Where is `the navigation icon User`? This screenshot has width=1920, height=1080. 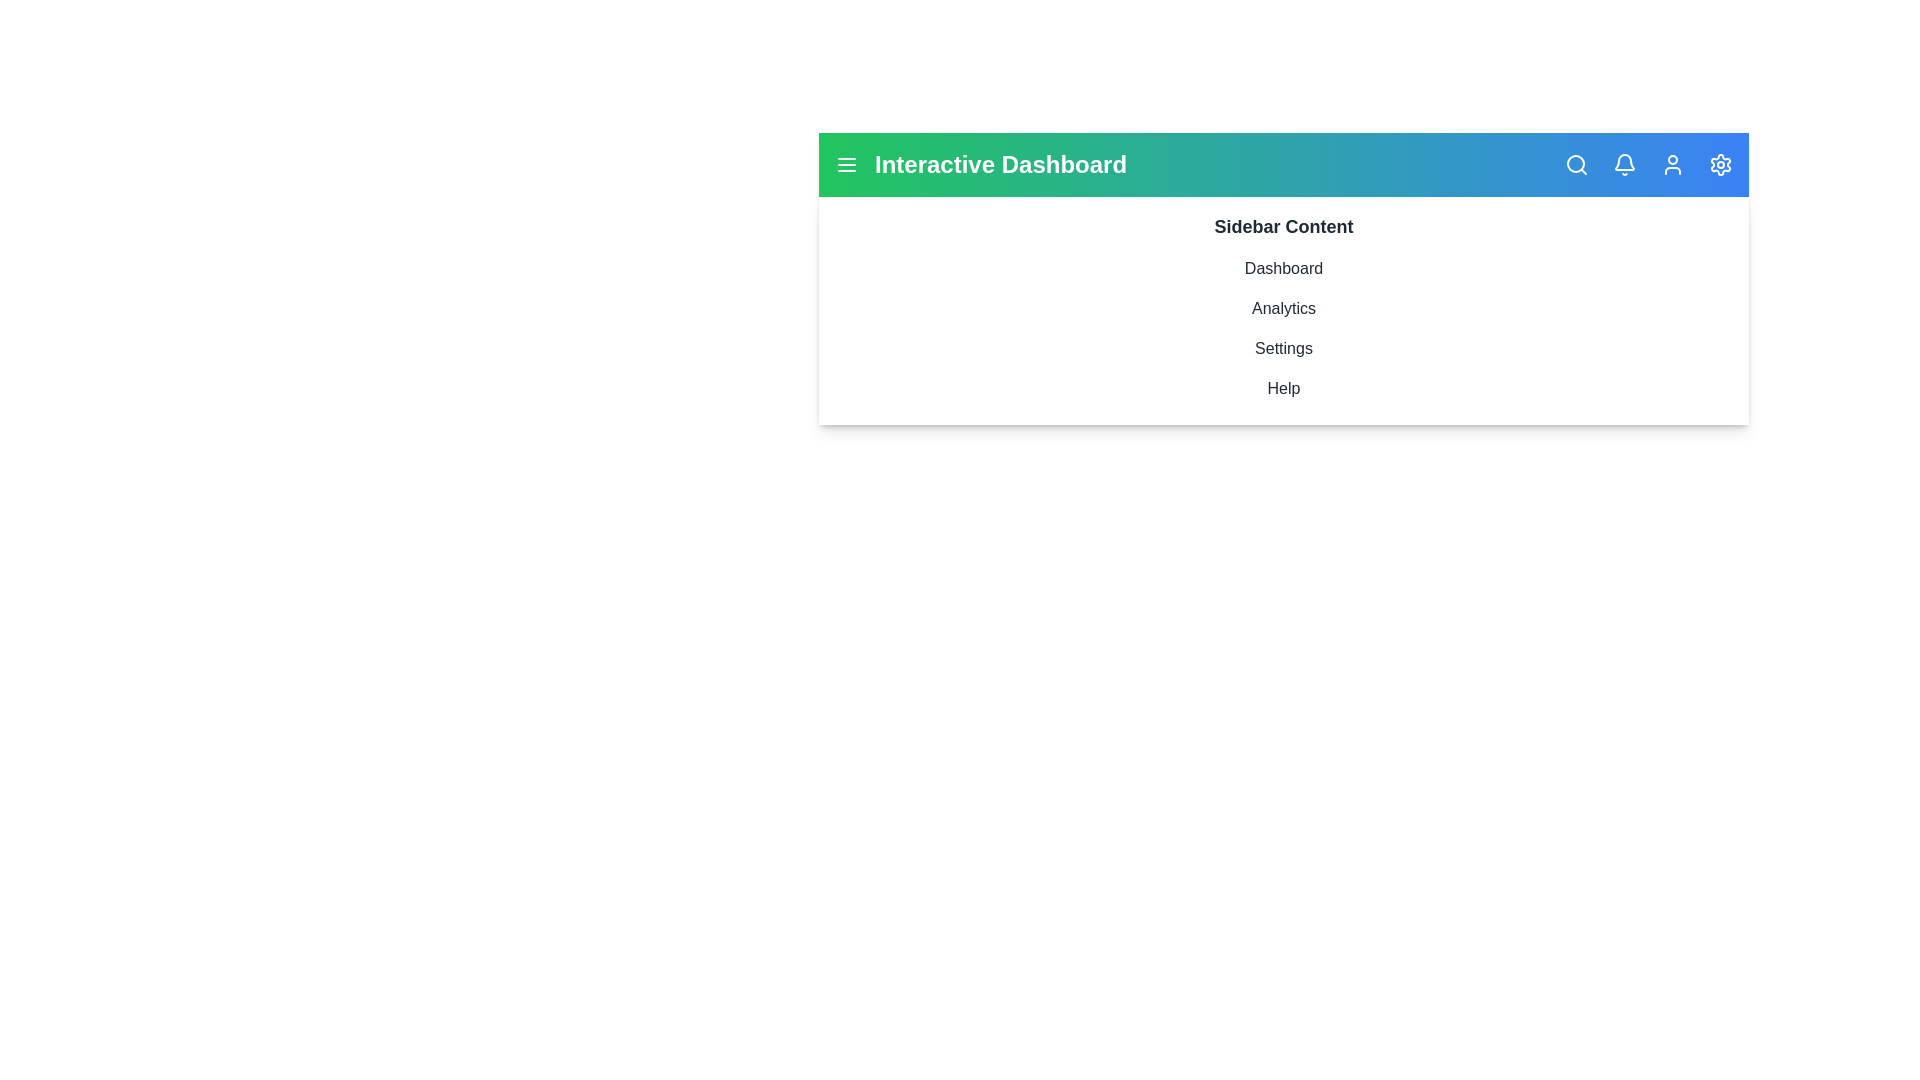
the navigation icon User is located at coordinates (1673, 164).